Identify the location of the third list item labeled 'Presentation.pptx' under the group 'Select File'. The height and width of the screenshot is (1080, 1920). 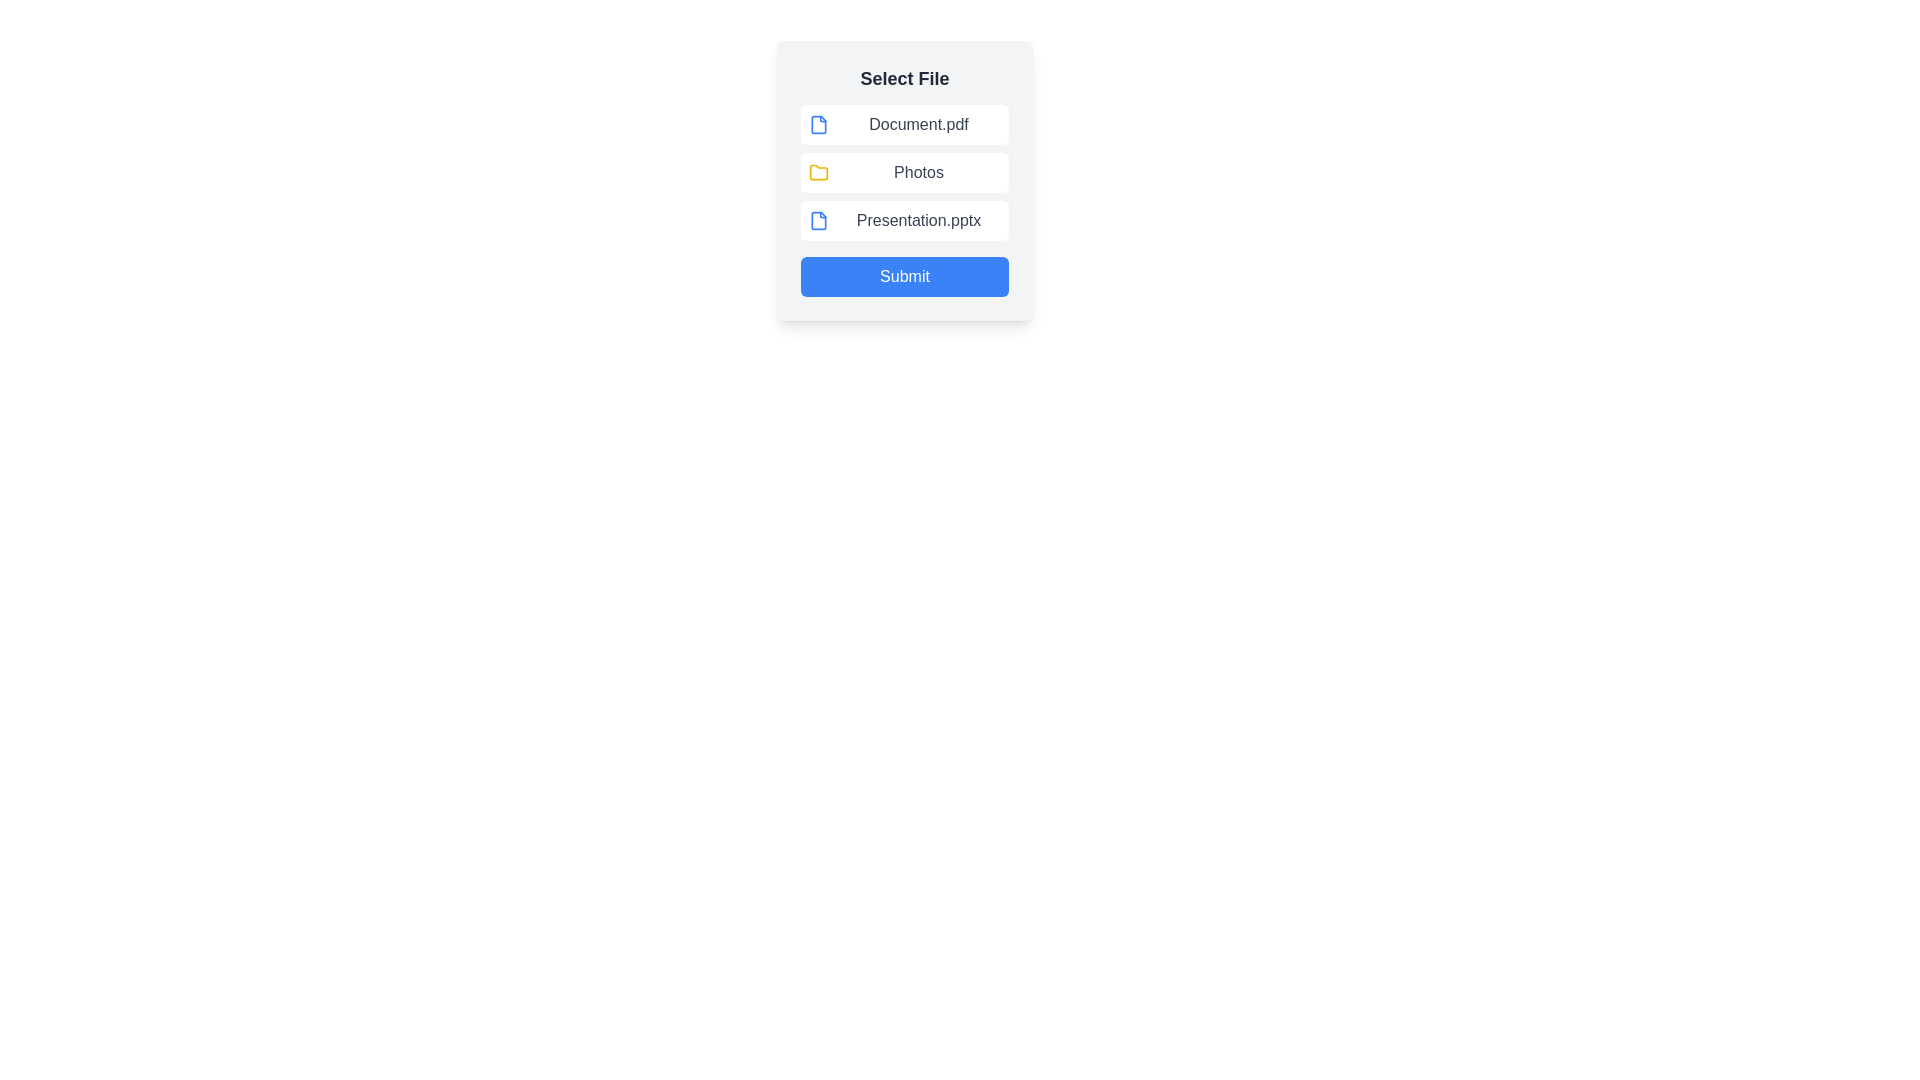
(904, 220).